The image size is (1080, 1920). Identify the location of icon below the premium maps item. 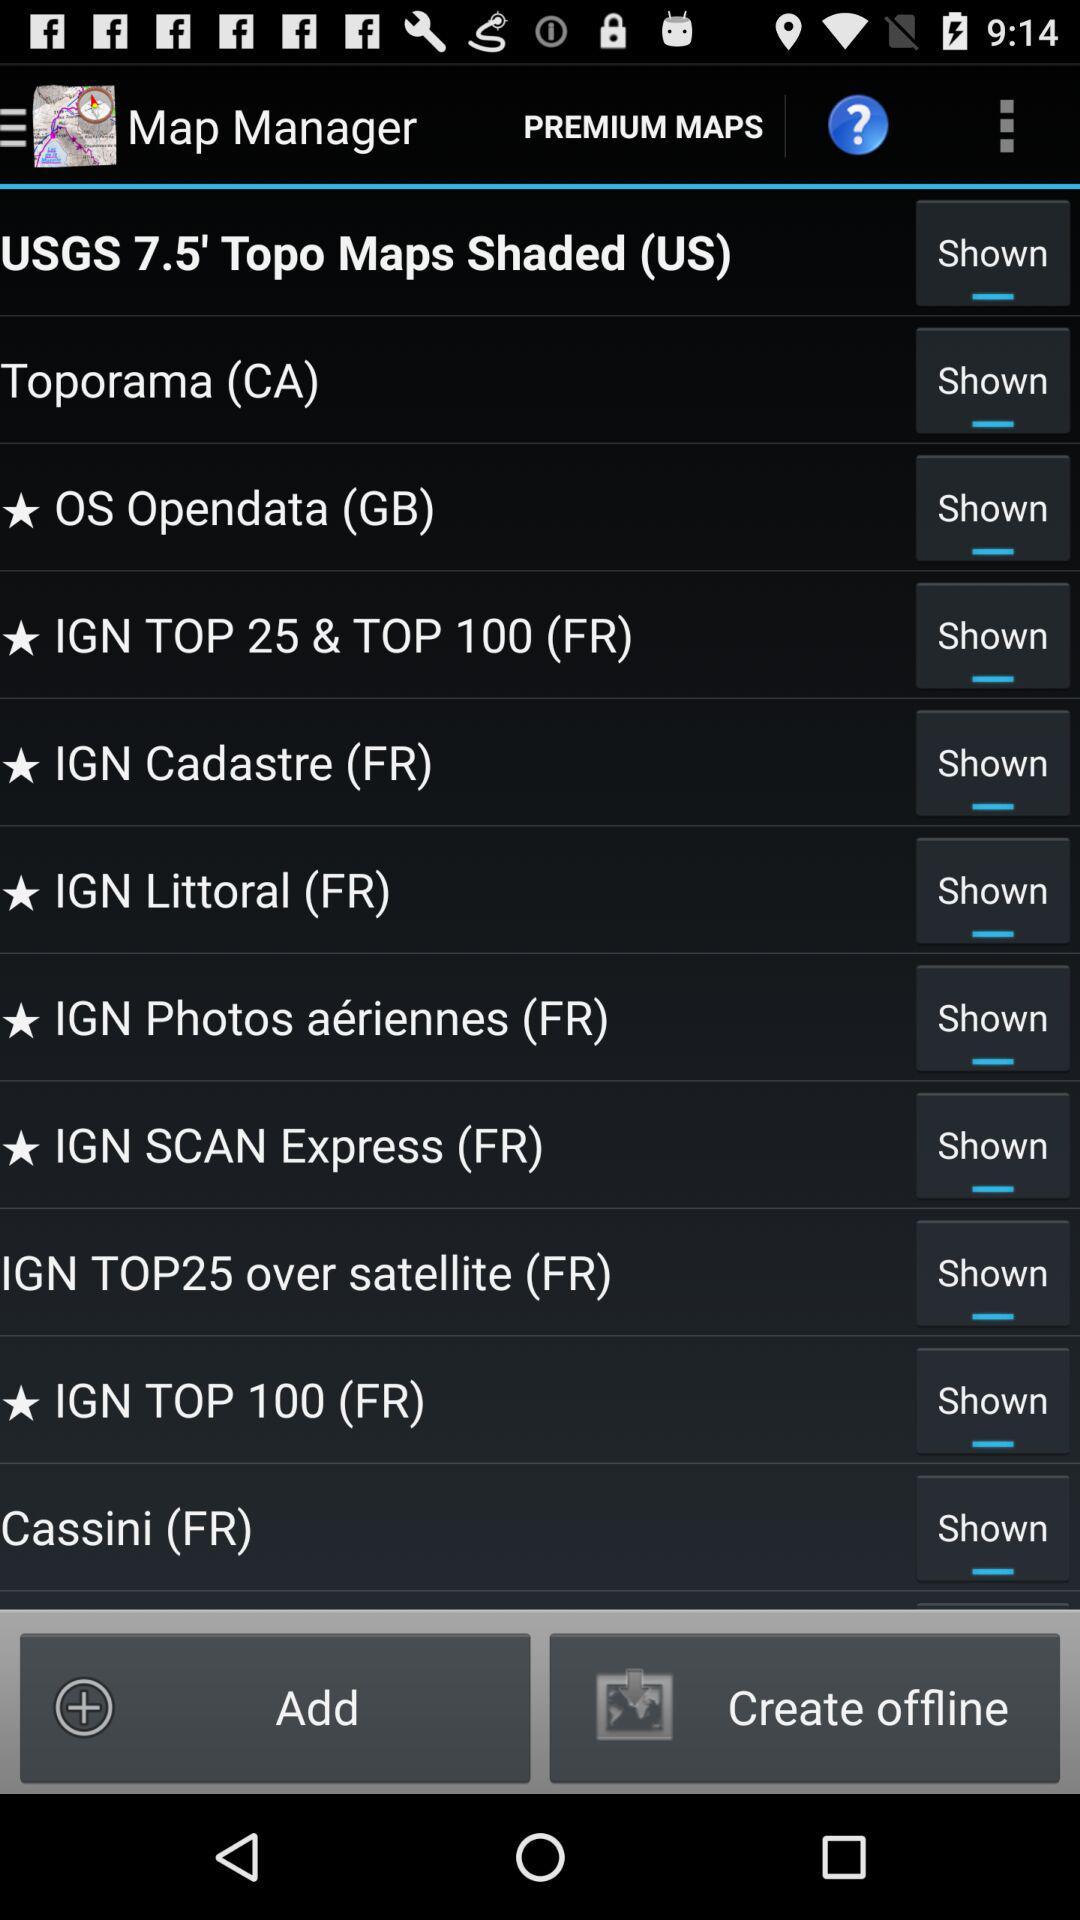
(452, 250).